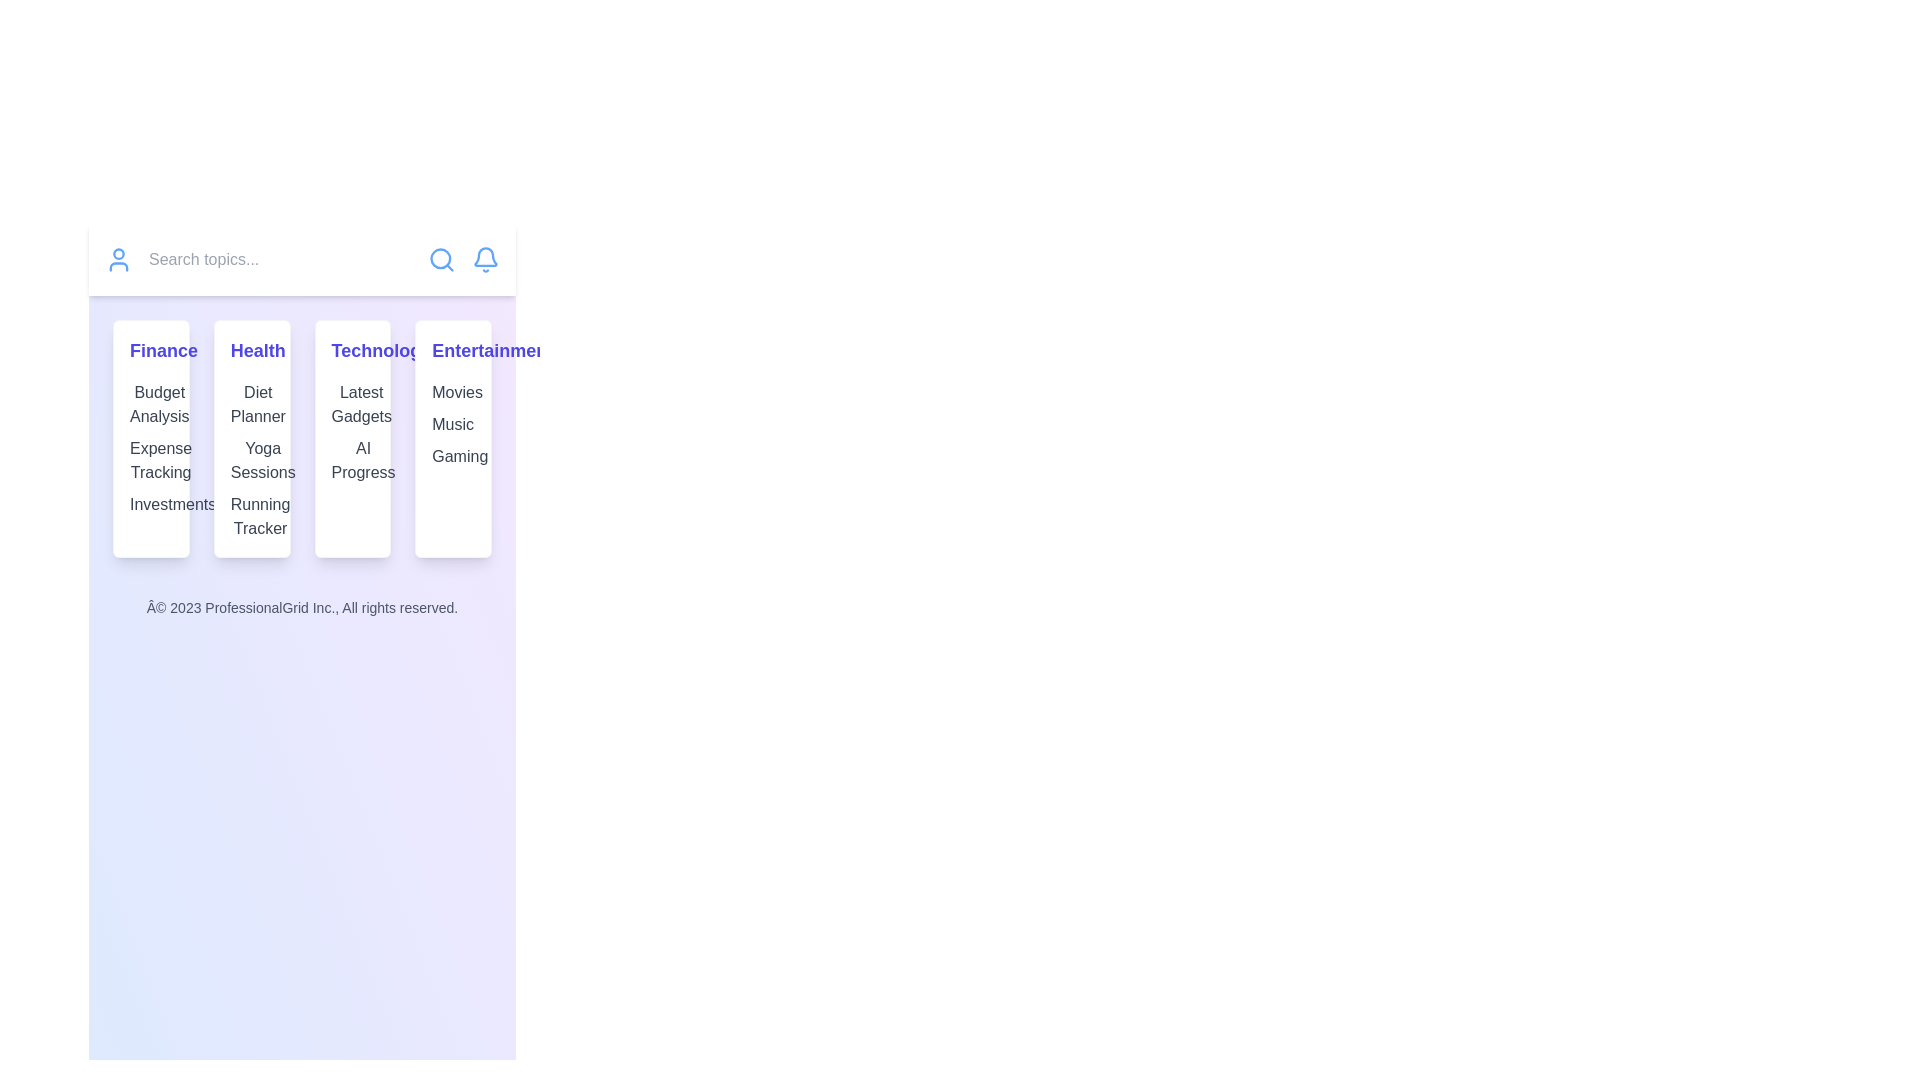  What do you see at coordinates (439, 257) in the screenshot?
I see `the circular representation of the search icon located in the top navigation bar, which is styled as part of the magnifying glass portion of the search icon` at bounding box center [439, 257].